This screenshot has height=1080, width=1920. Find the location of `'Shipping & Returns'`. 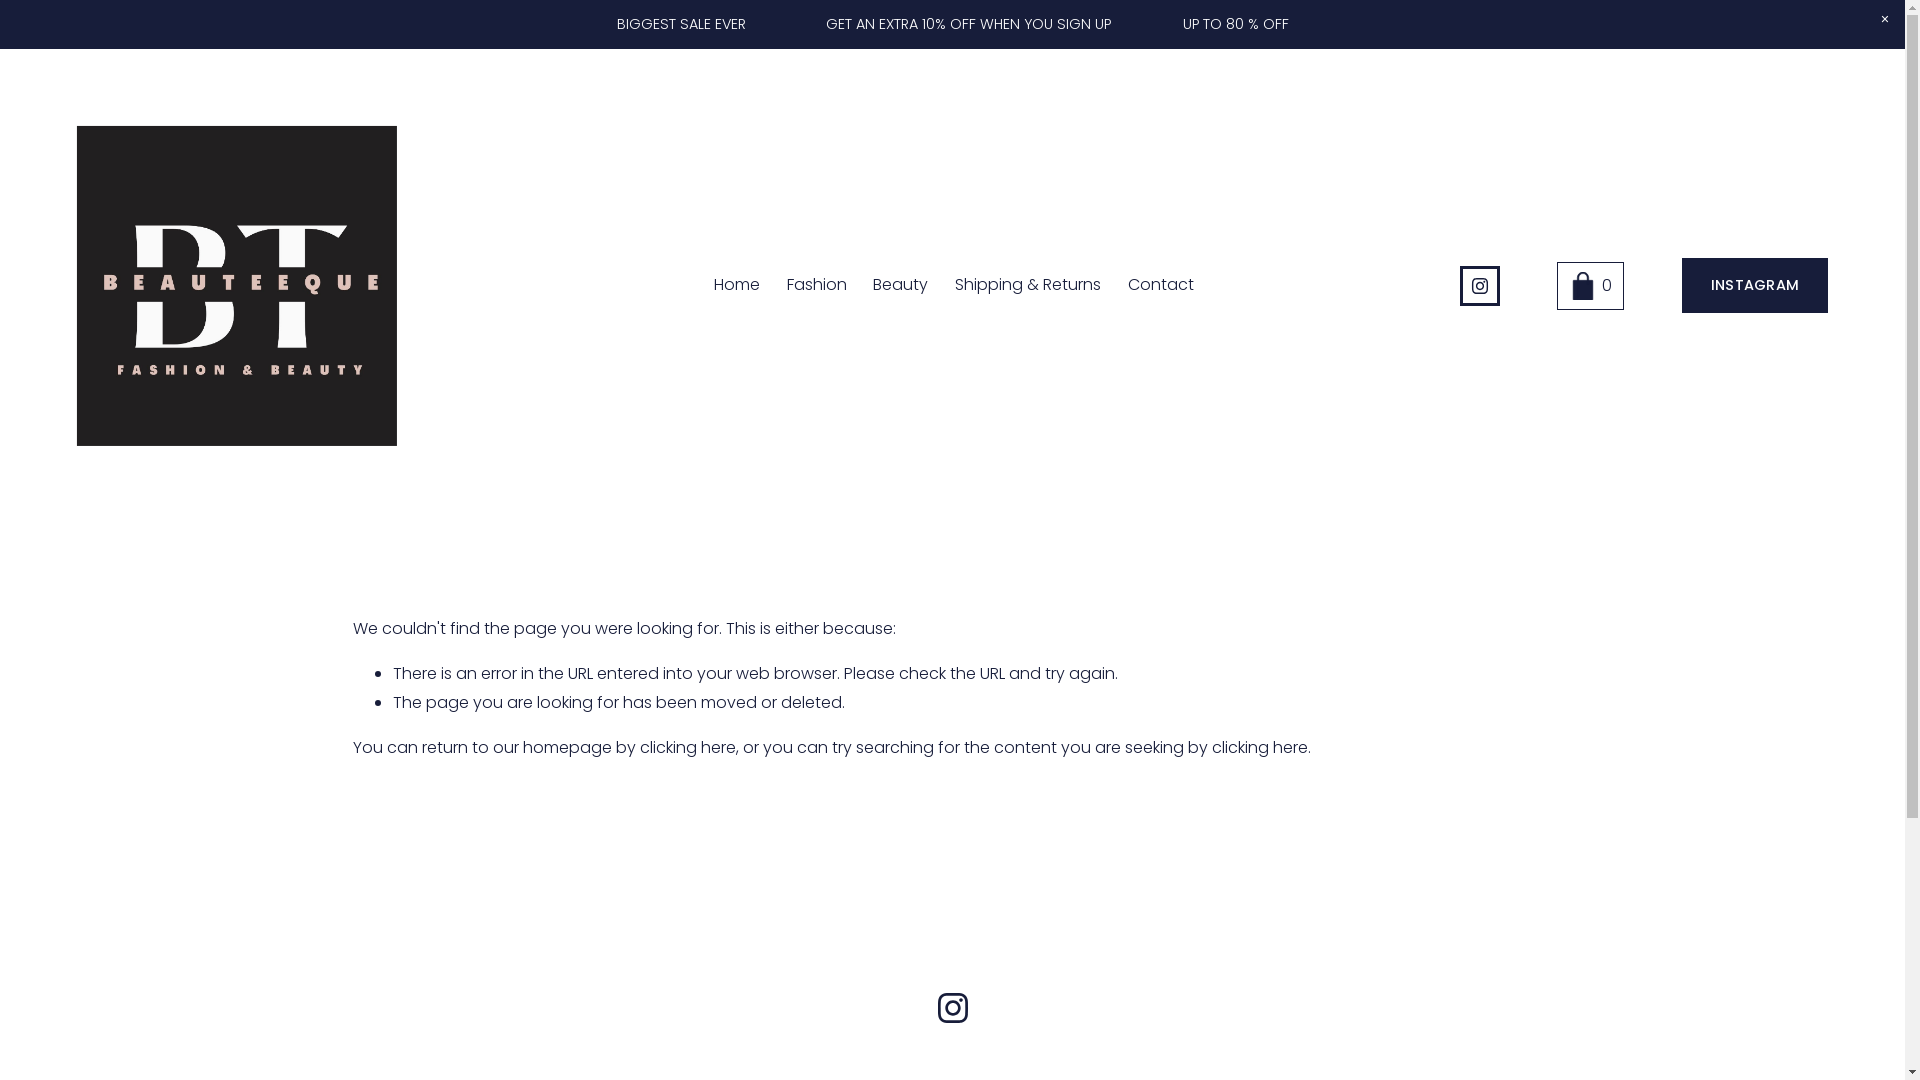

'Shipping & Returns' is located at coordinates (954, 285).